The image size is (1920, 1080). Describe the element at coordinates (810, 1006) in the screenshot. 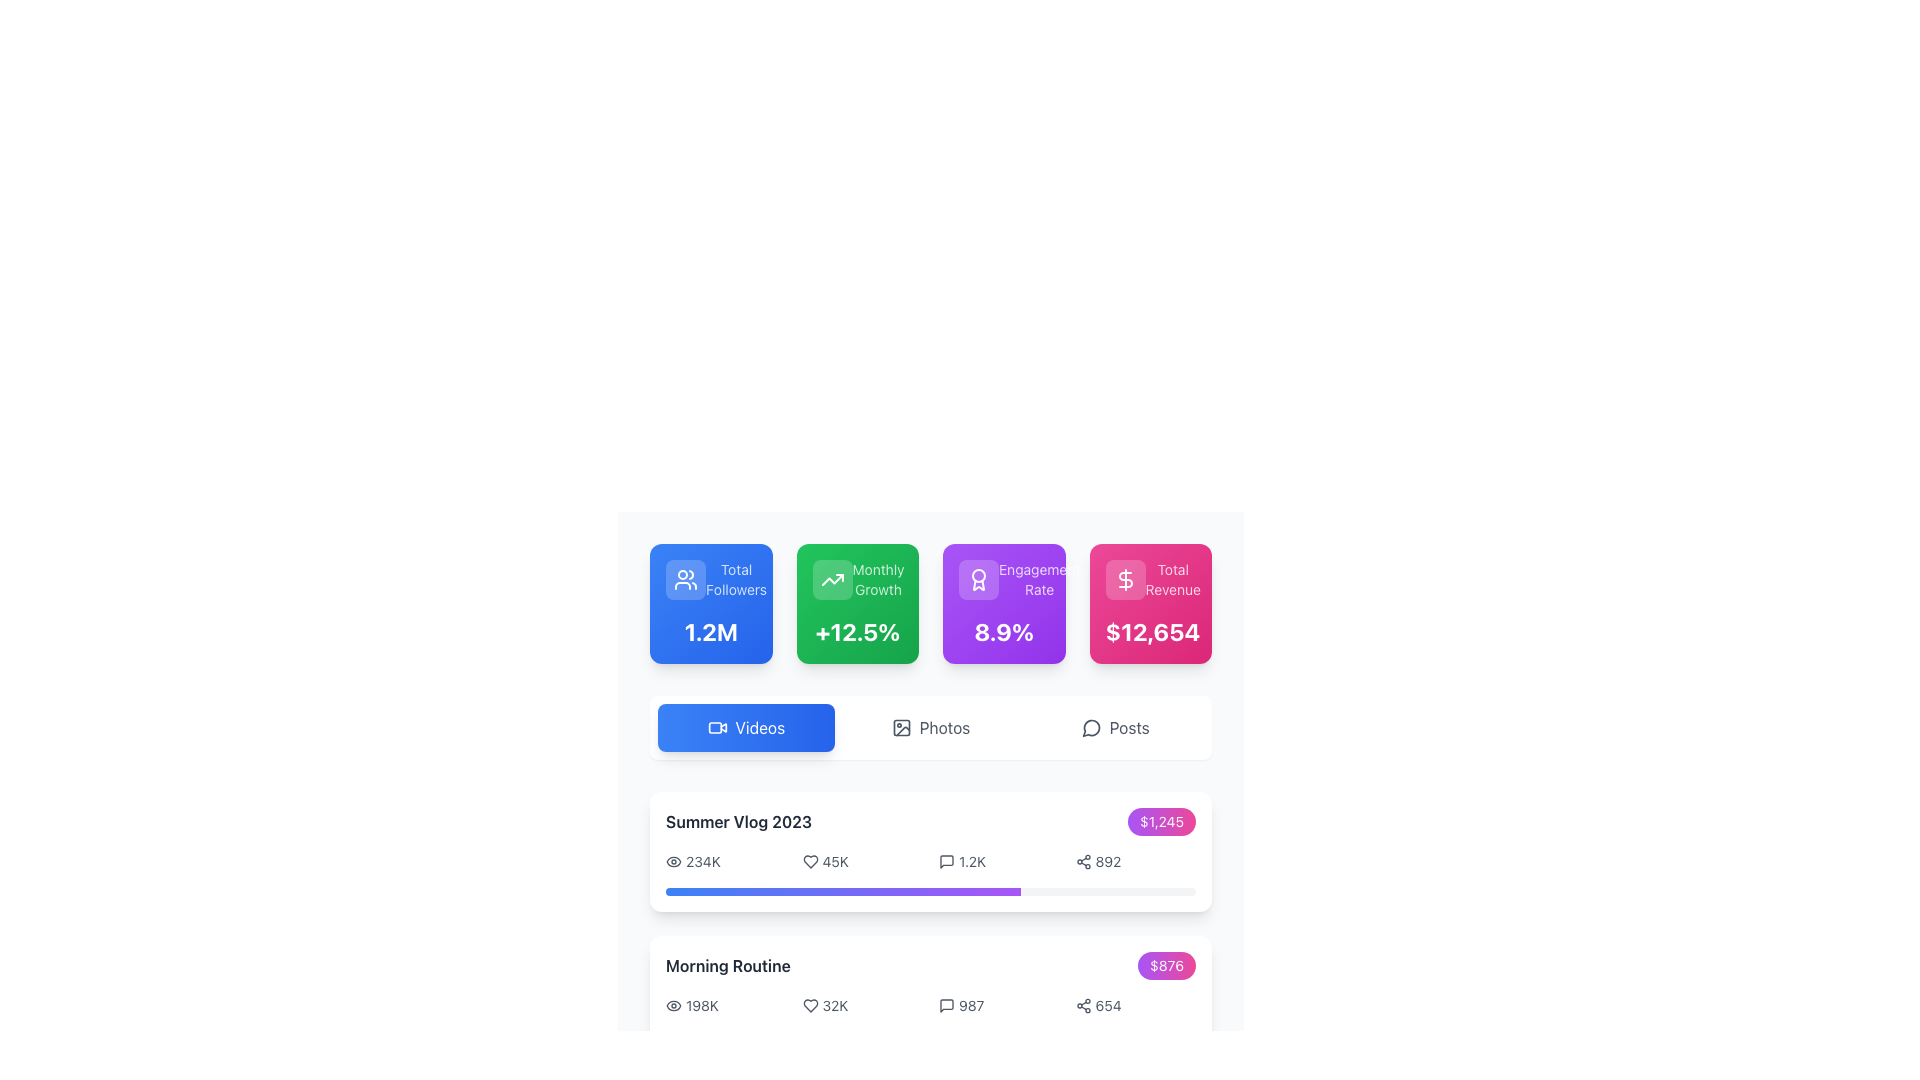

I see `the heart-shaped icon located to the left of the numerical information` at that location.